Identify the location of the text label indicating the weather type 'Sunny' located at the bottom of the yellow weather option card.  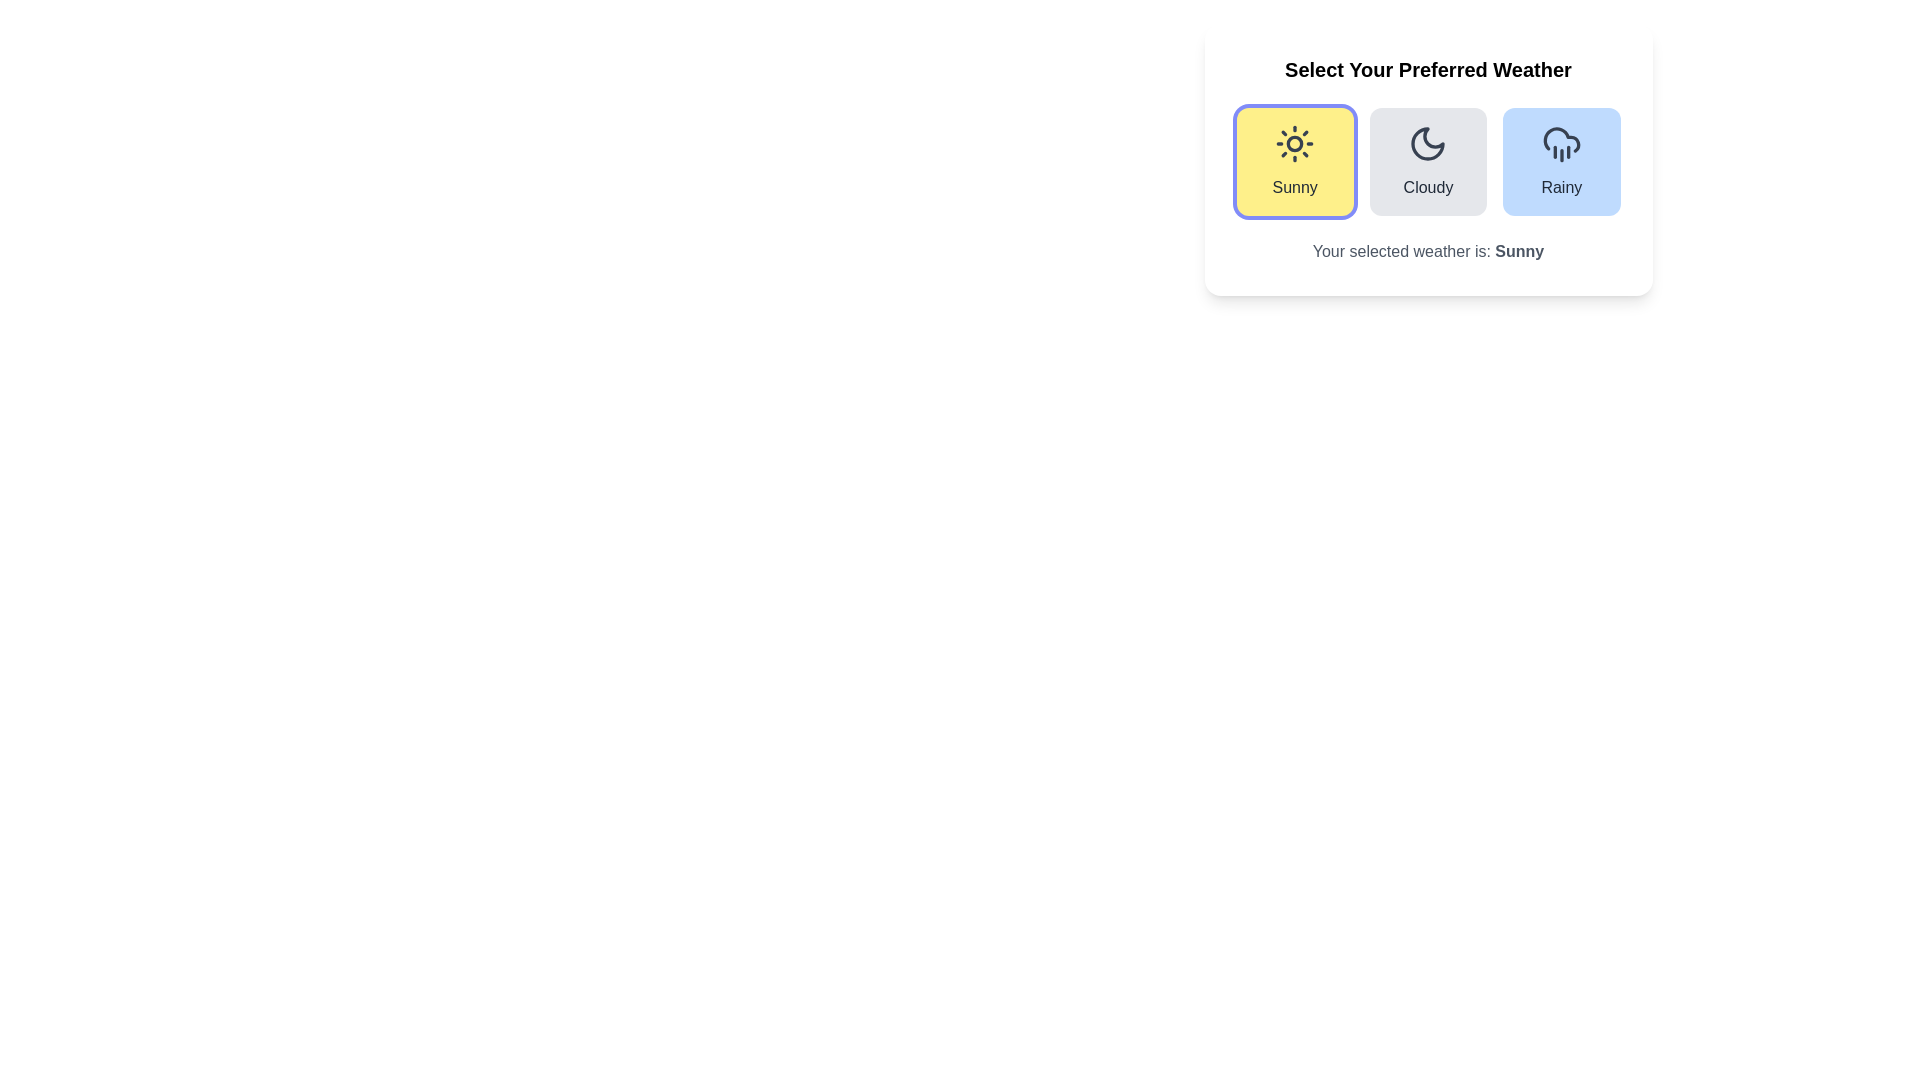
(1295, 188).